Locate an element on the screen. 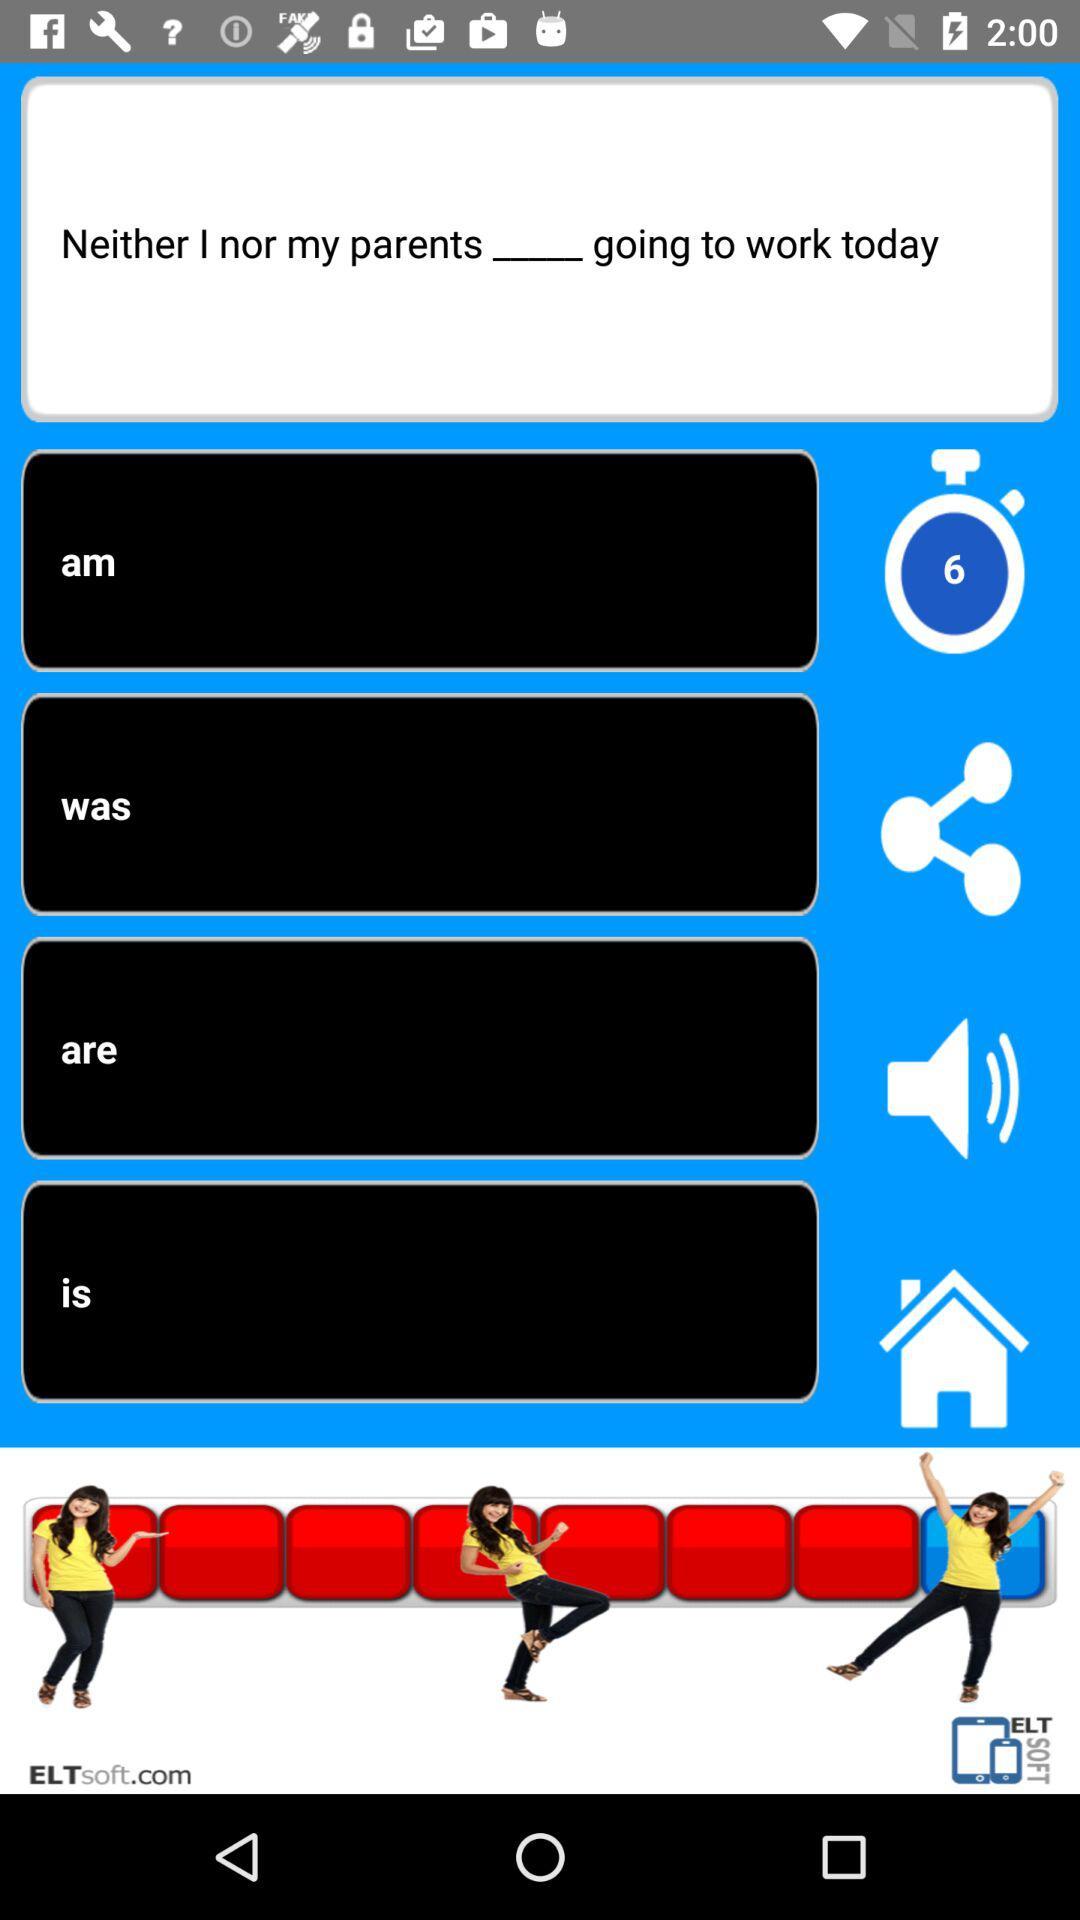 This screenshot has height=1920, width=1080. the was option is located at coordinates (419, 804).